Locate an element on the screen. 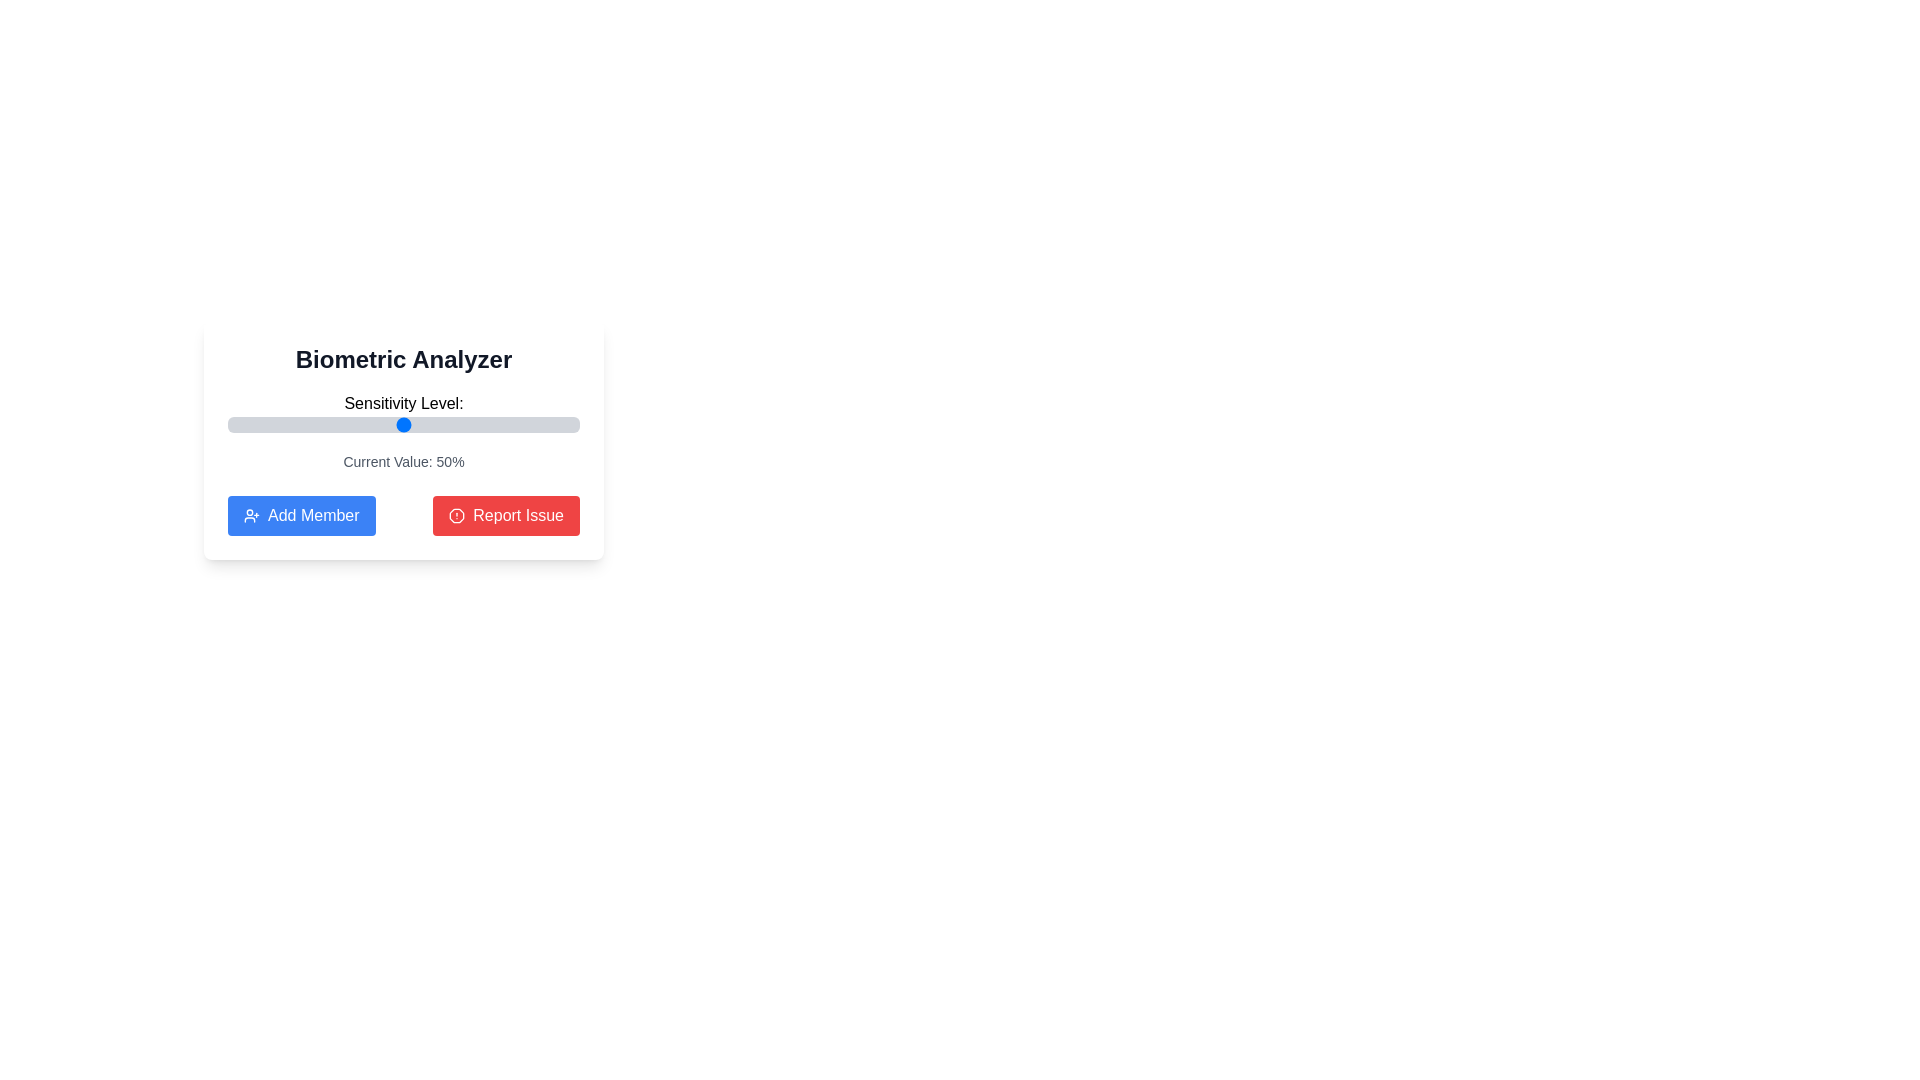  the sensitivity level is located at coordinates (375, 423).